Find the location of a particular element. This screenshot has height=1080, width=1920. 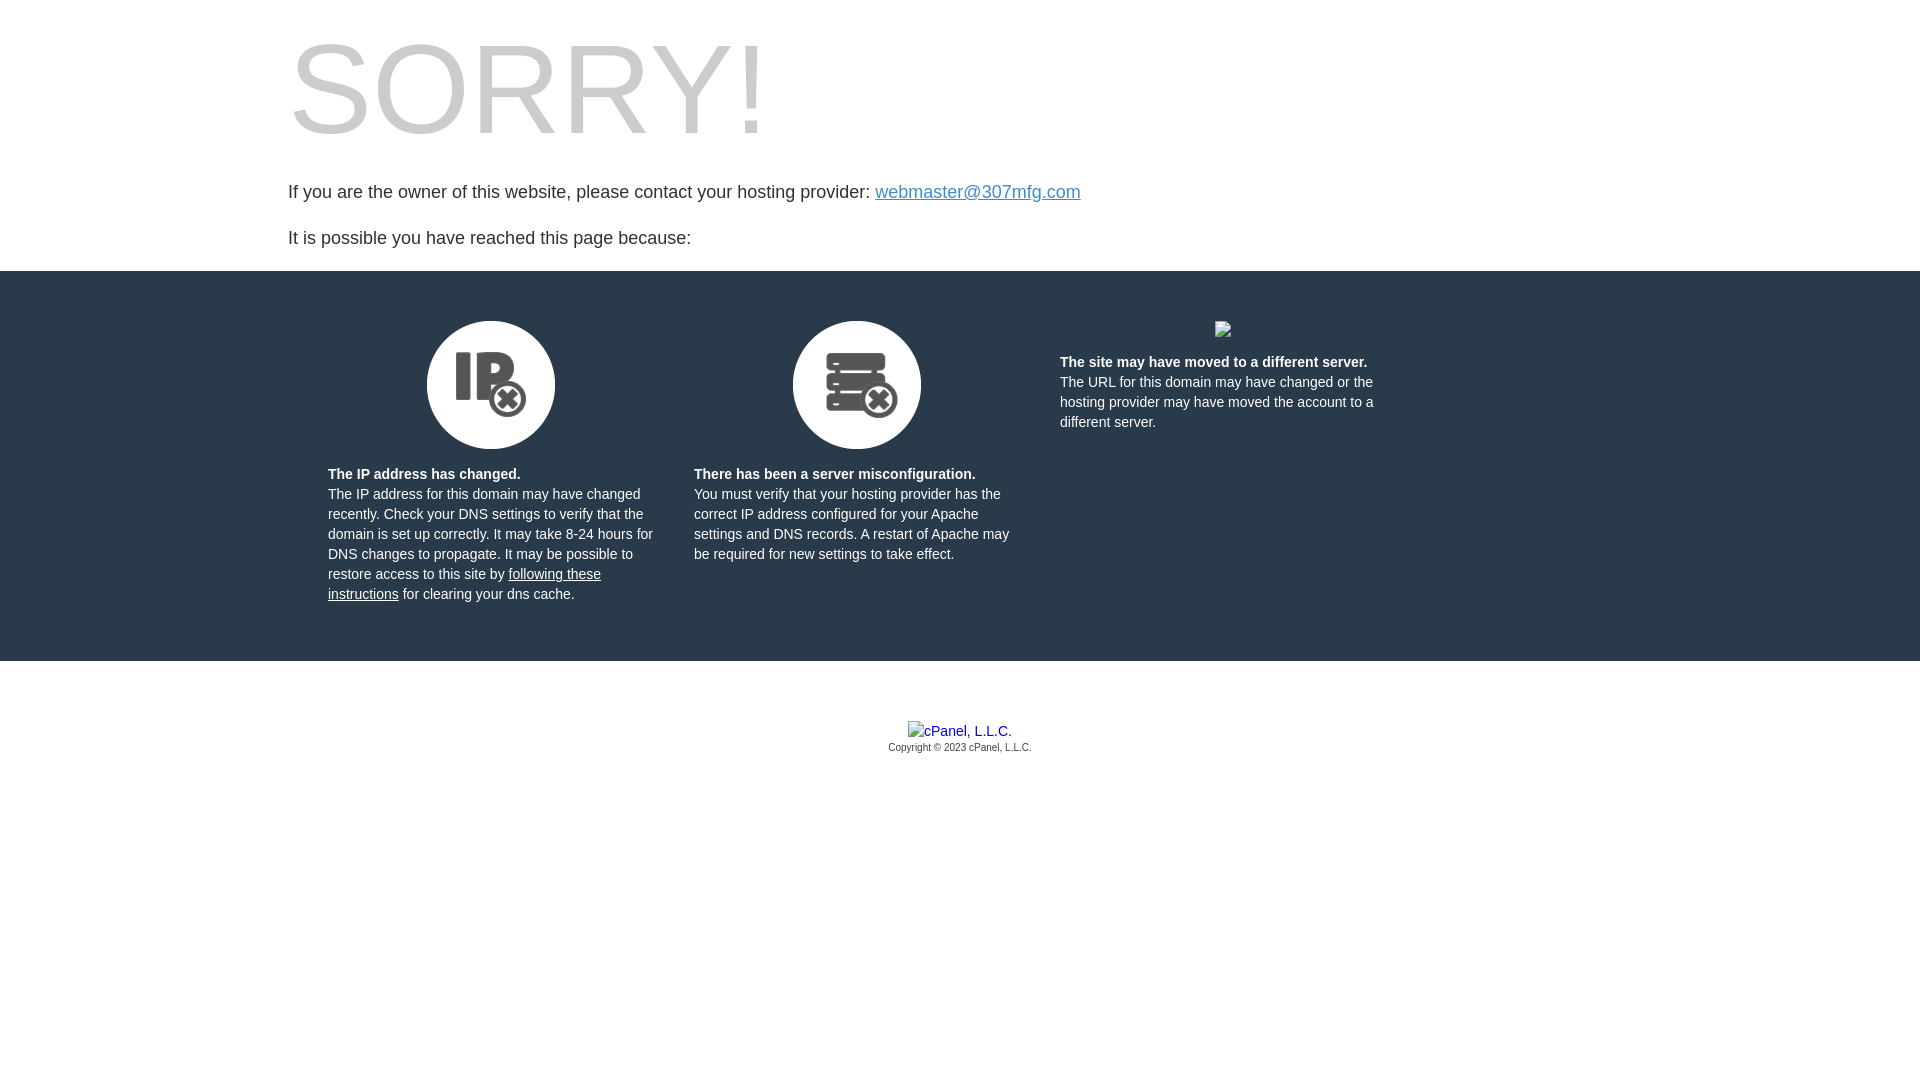

'webmaster@307mfg.com' is located at coordinates (874, 192).